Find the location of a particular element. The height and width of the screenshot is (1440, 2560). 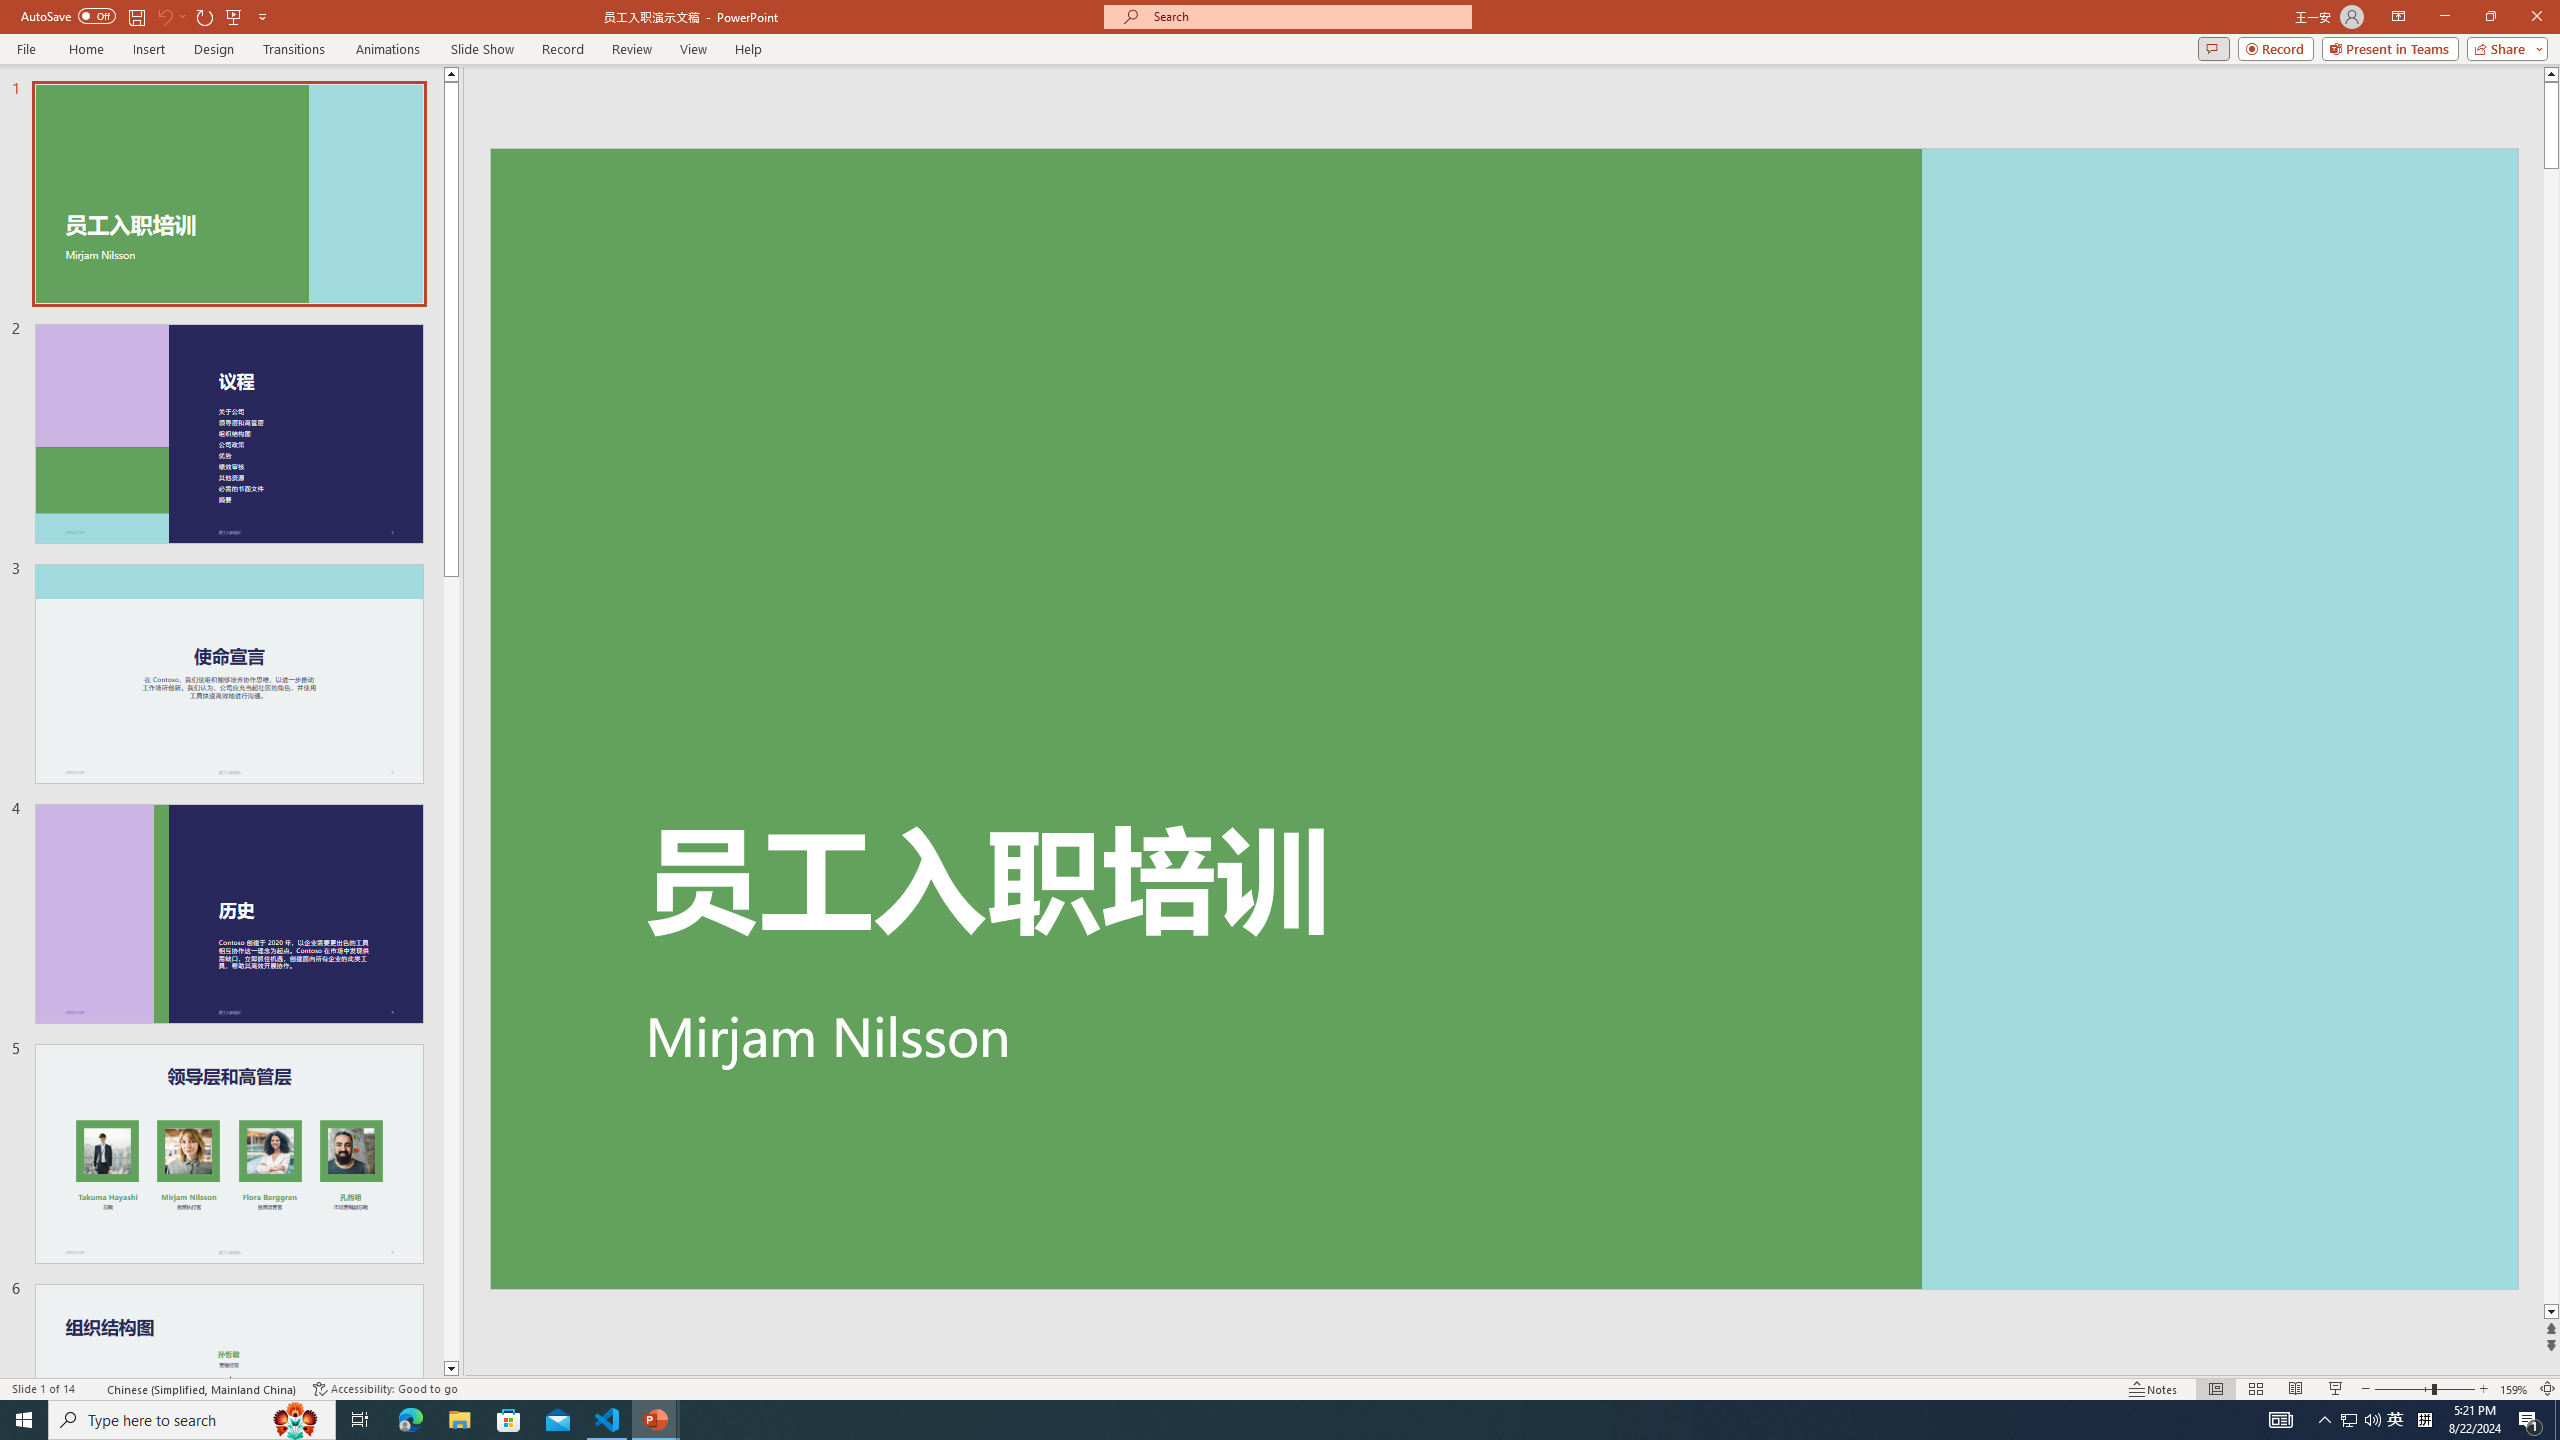

'Spell Check ' is located at coordinates (93, 1389).